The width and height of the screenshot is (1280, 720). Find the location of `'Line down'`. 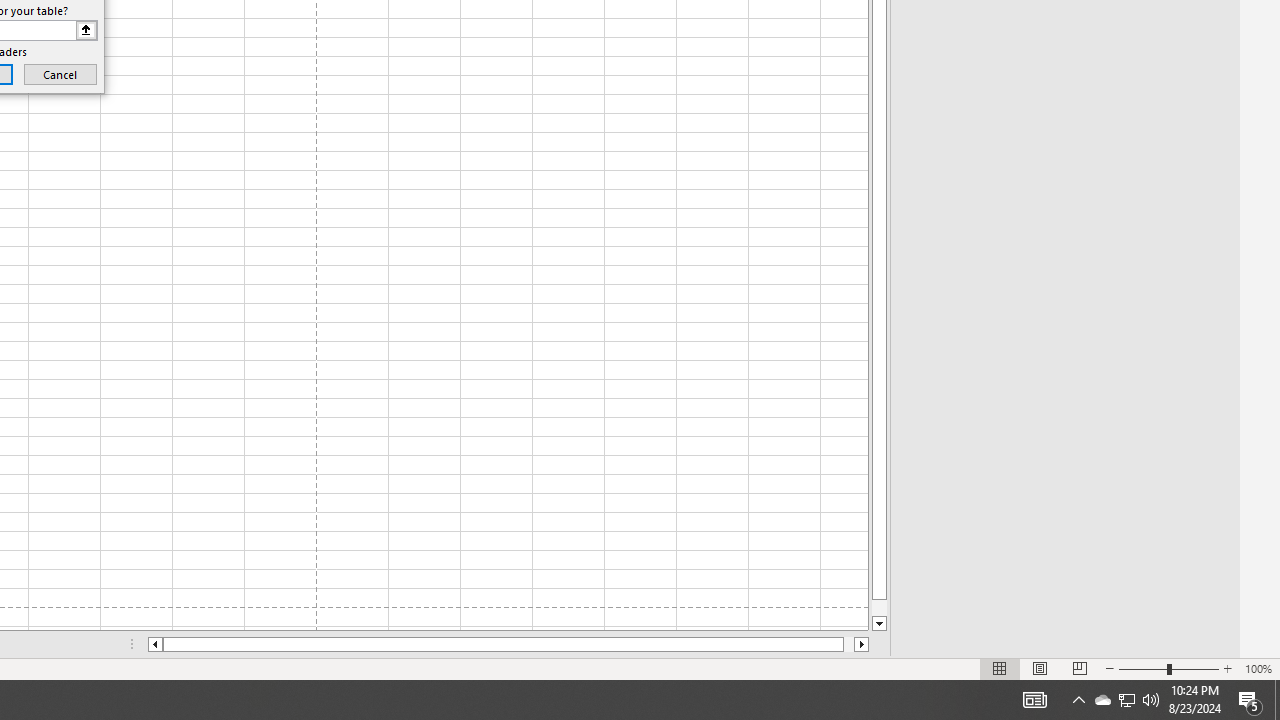

'Line down' is located at coordinates (879, 623).